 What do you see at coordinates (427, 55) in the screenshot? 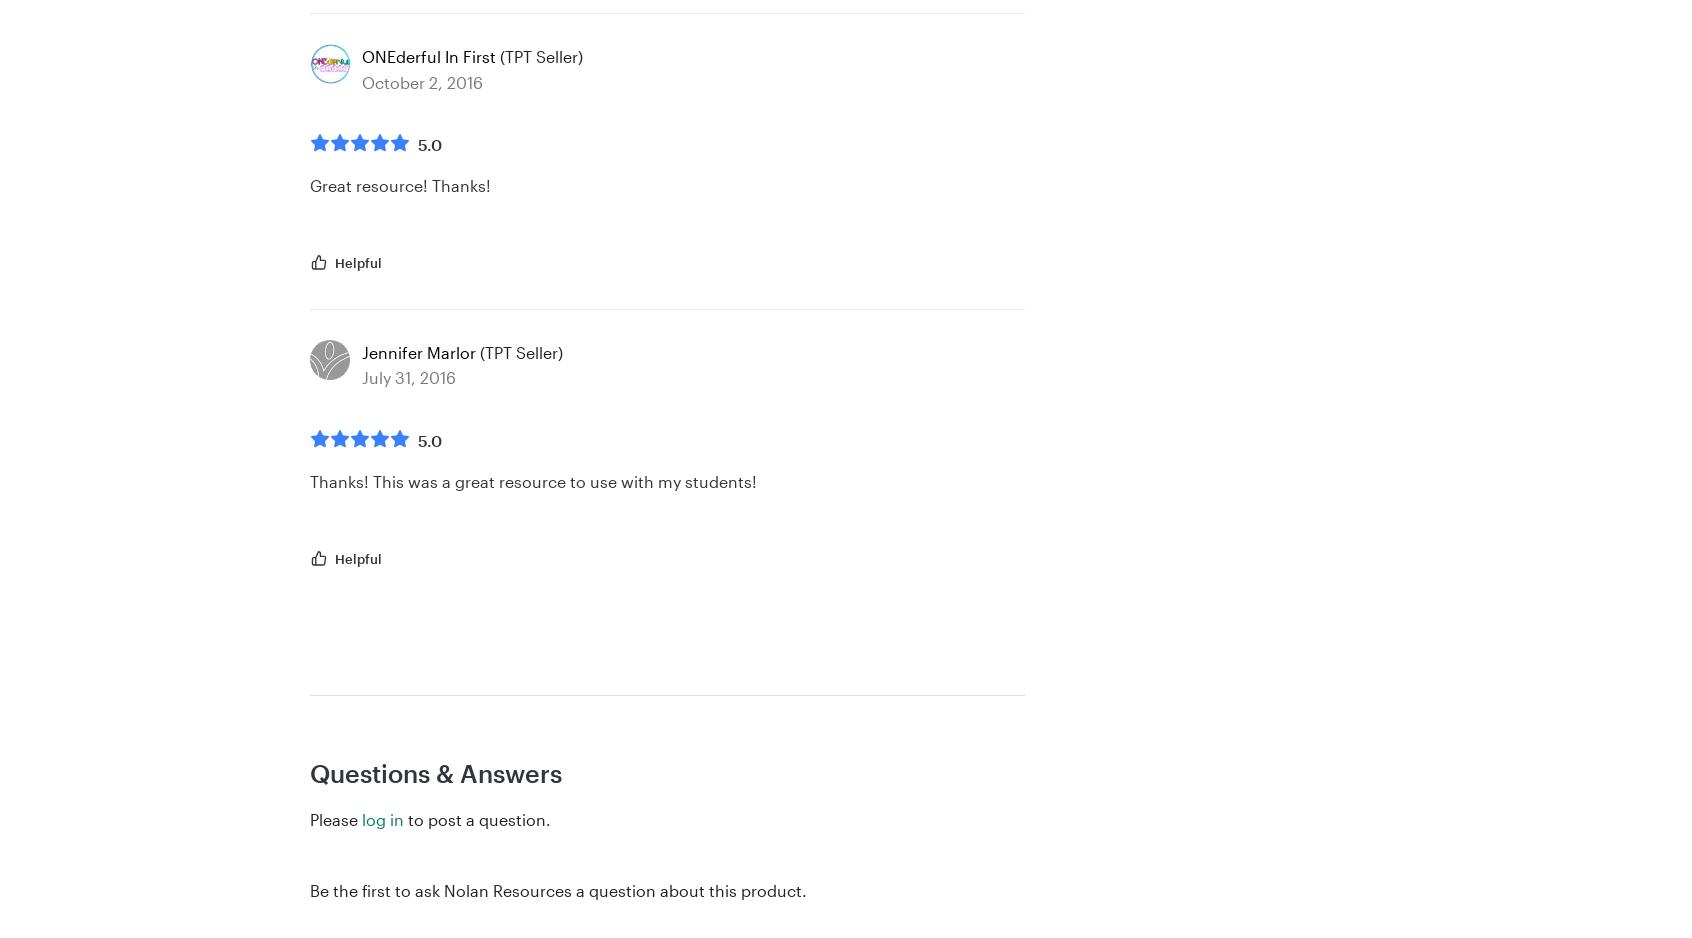
I see `'ONEderful In First'` at bounding box center [427, 55].